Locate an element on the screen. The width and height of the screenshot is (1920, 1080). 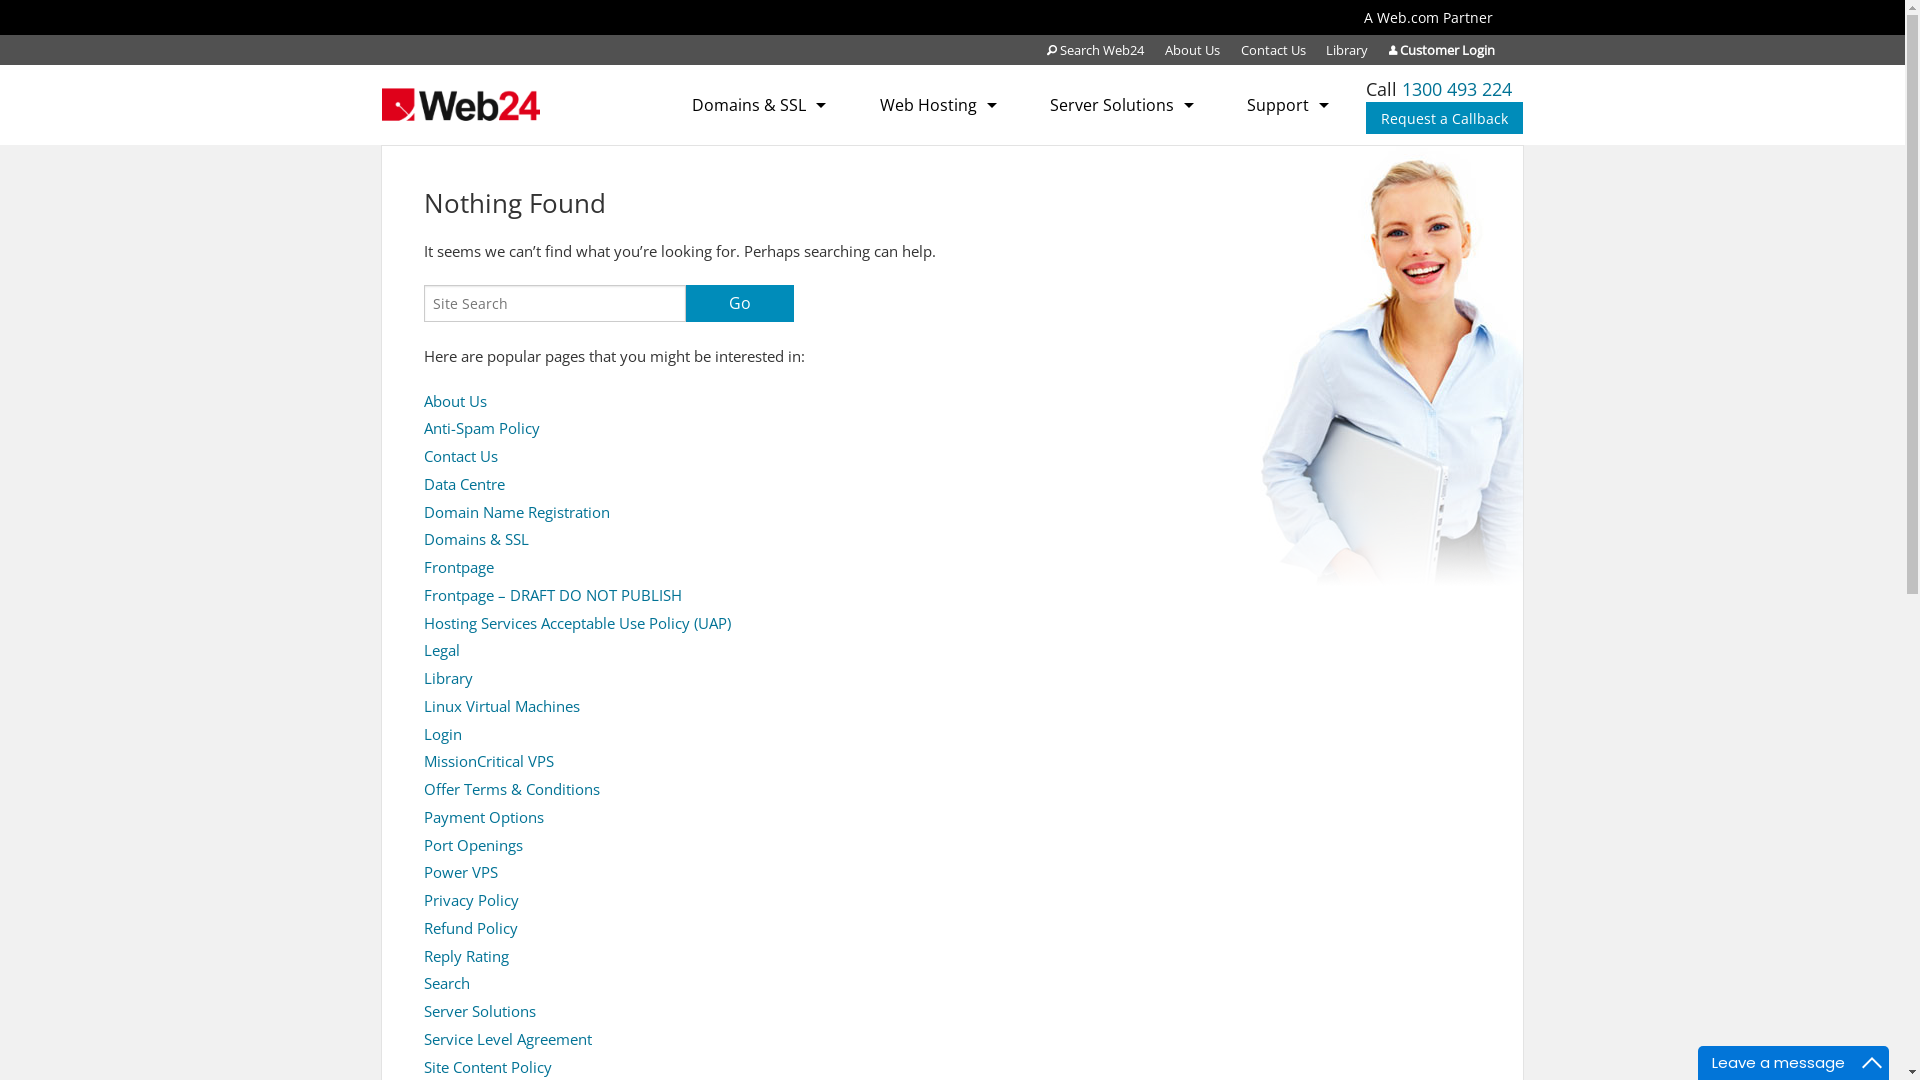
'Maximize' is located at coordinates (1871, 1062).